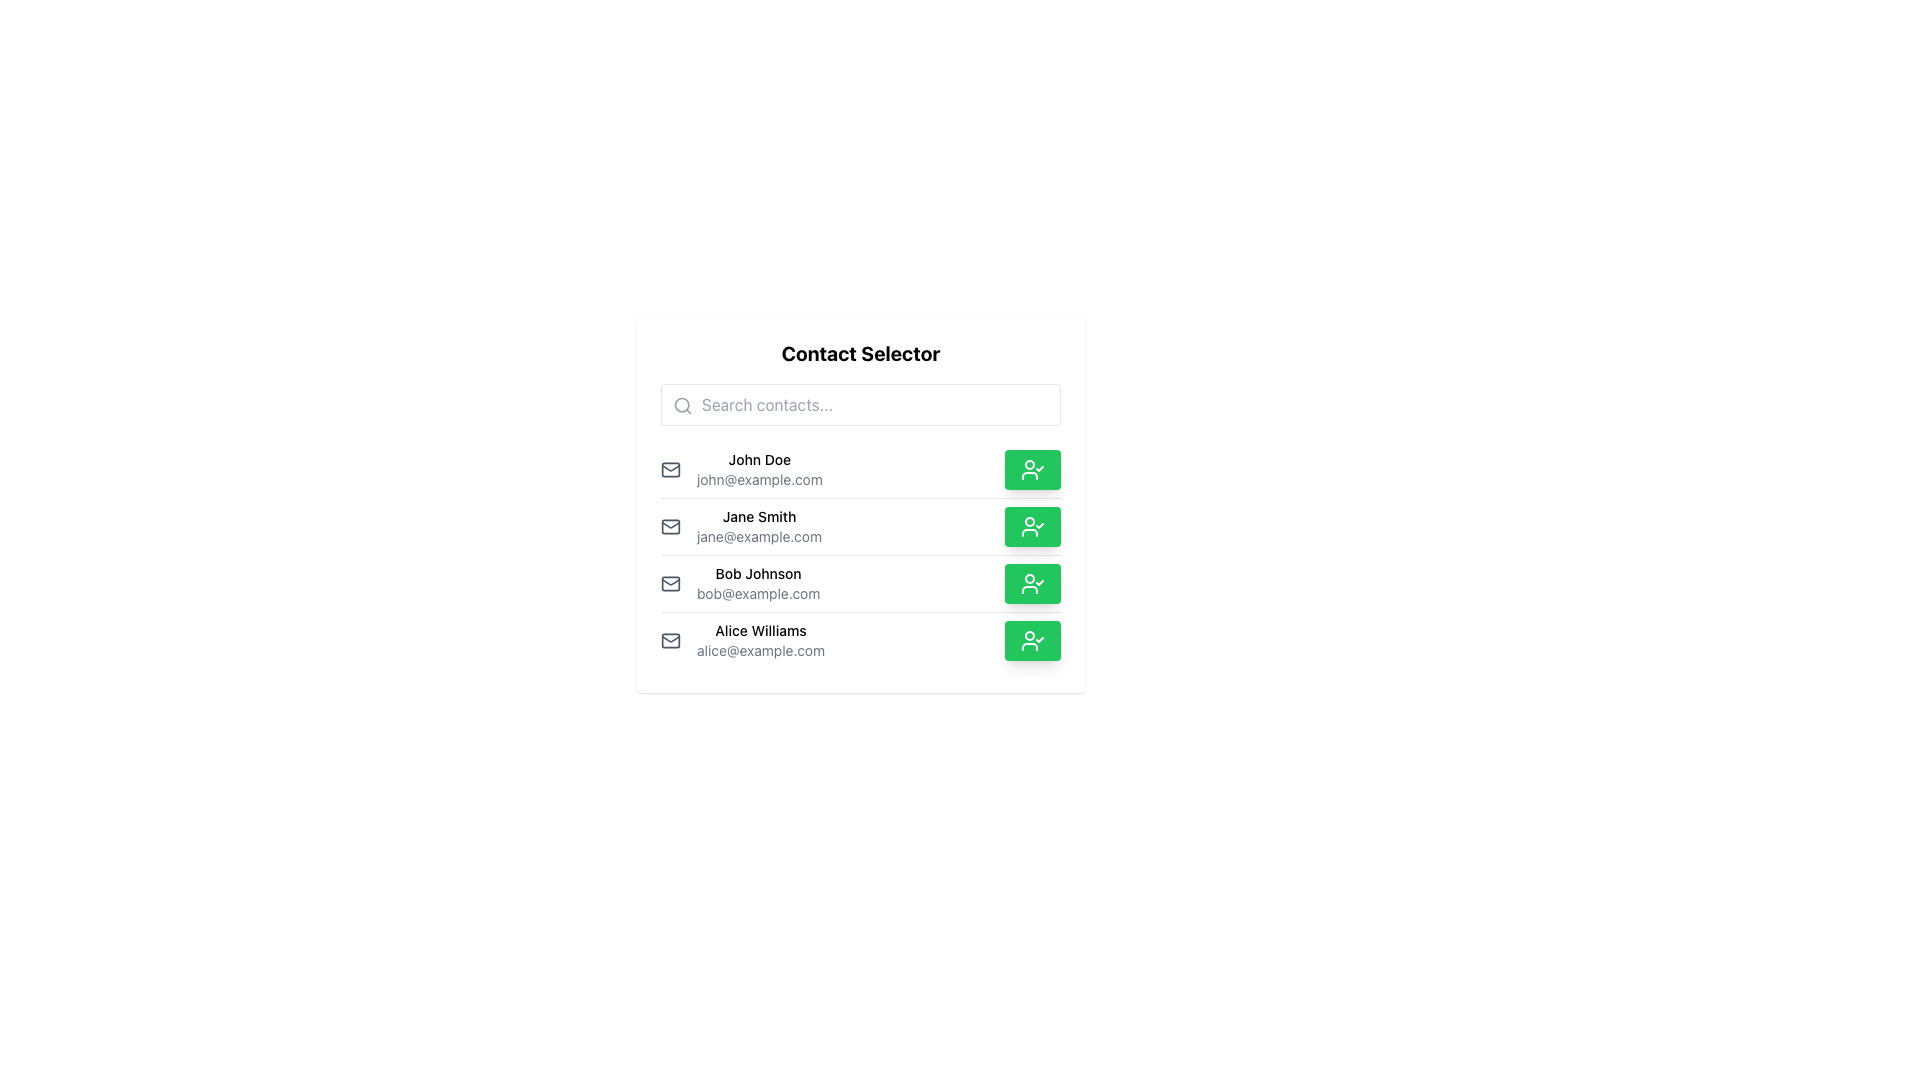 Image resolution: width=1920 pixels, height=1080 pixels. I want to click on the text label displaying 'Alice Williams' which is part of the contact selection interface and positioned above the email address 'alice@example.com', so click(760, 631).